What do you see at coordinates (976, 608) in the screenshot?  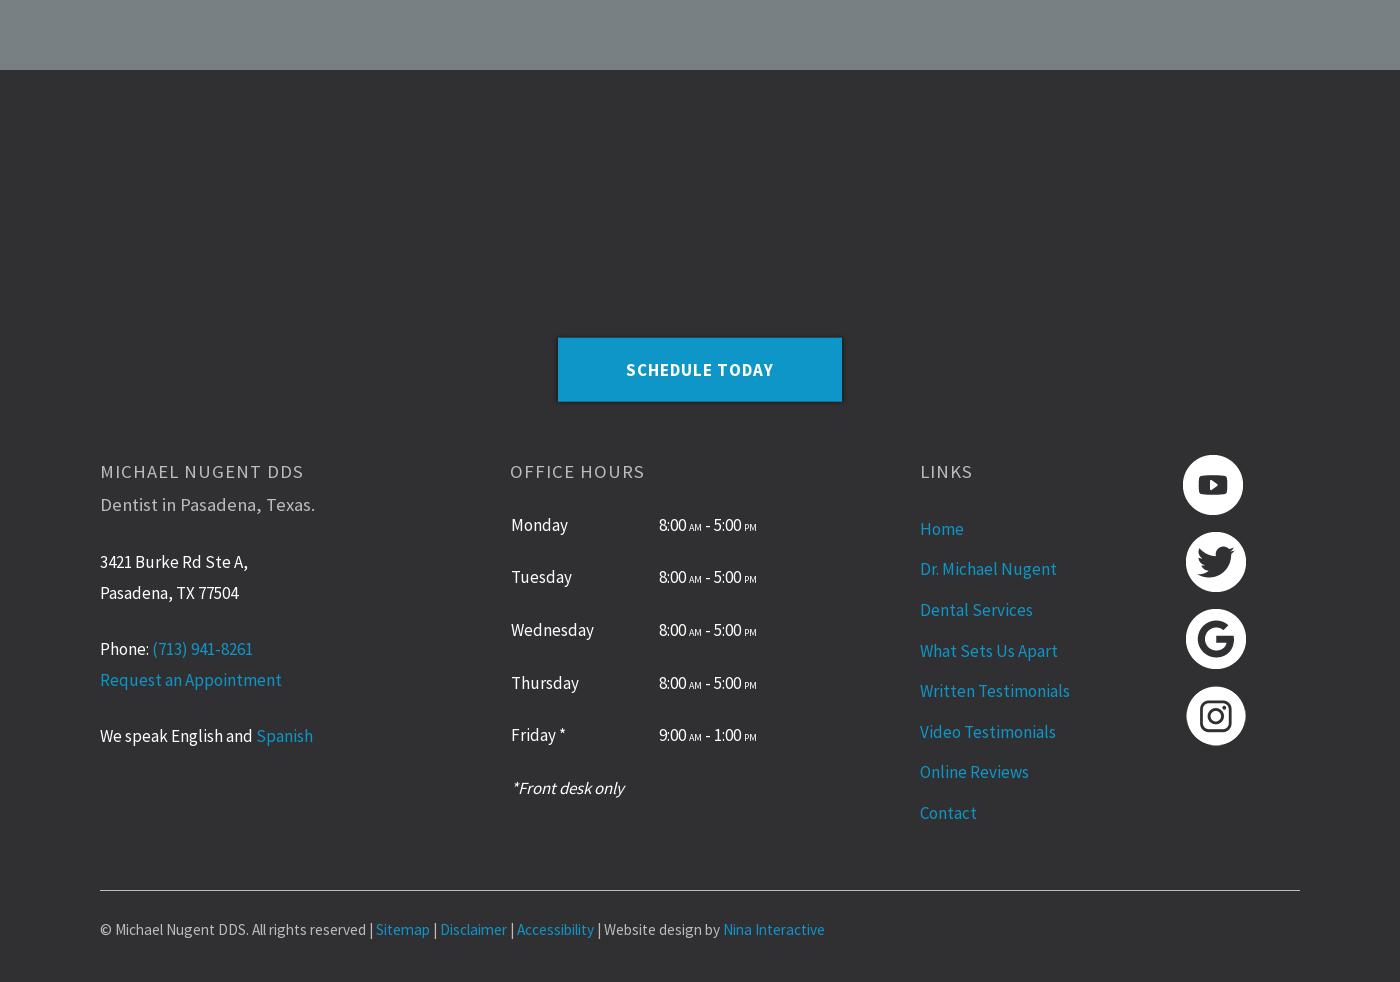 I see `'Dental Services'` at bounding box center [976, 608].